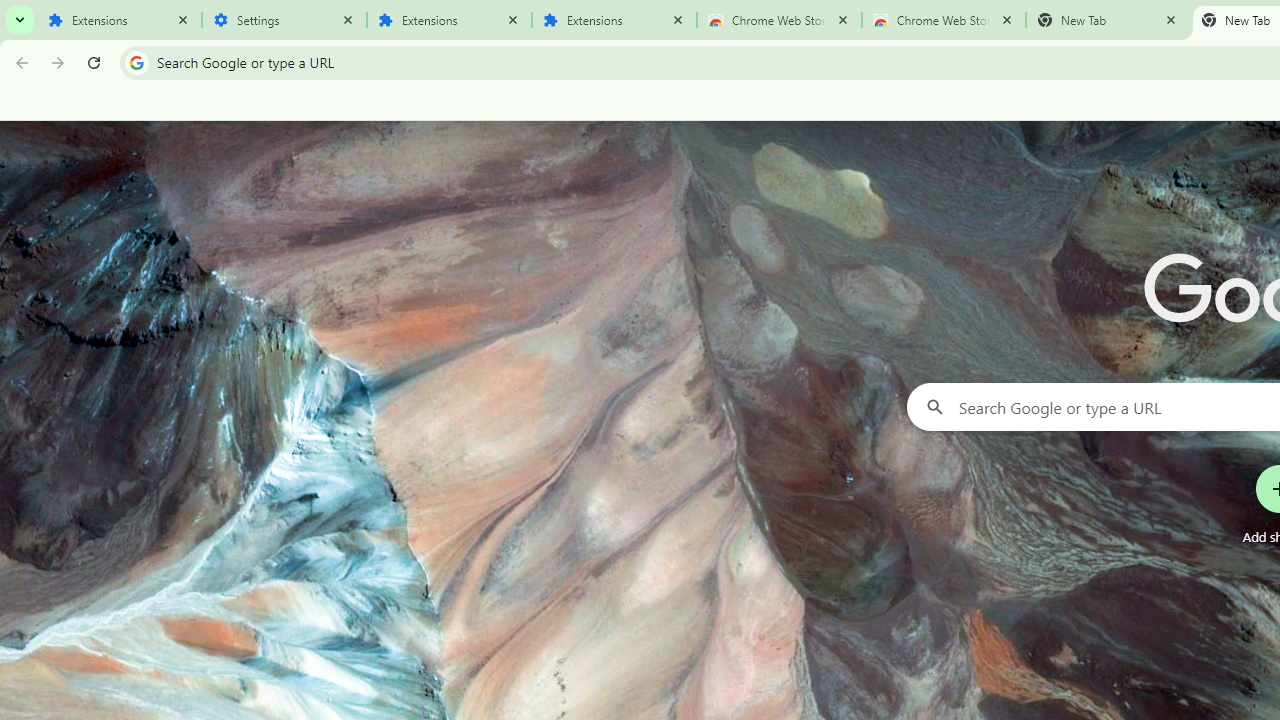  I want to click on 'Settings', so click(283, 20).